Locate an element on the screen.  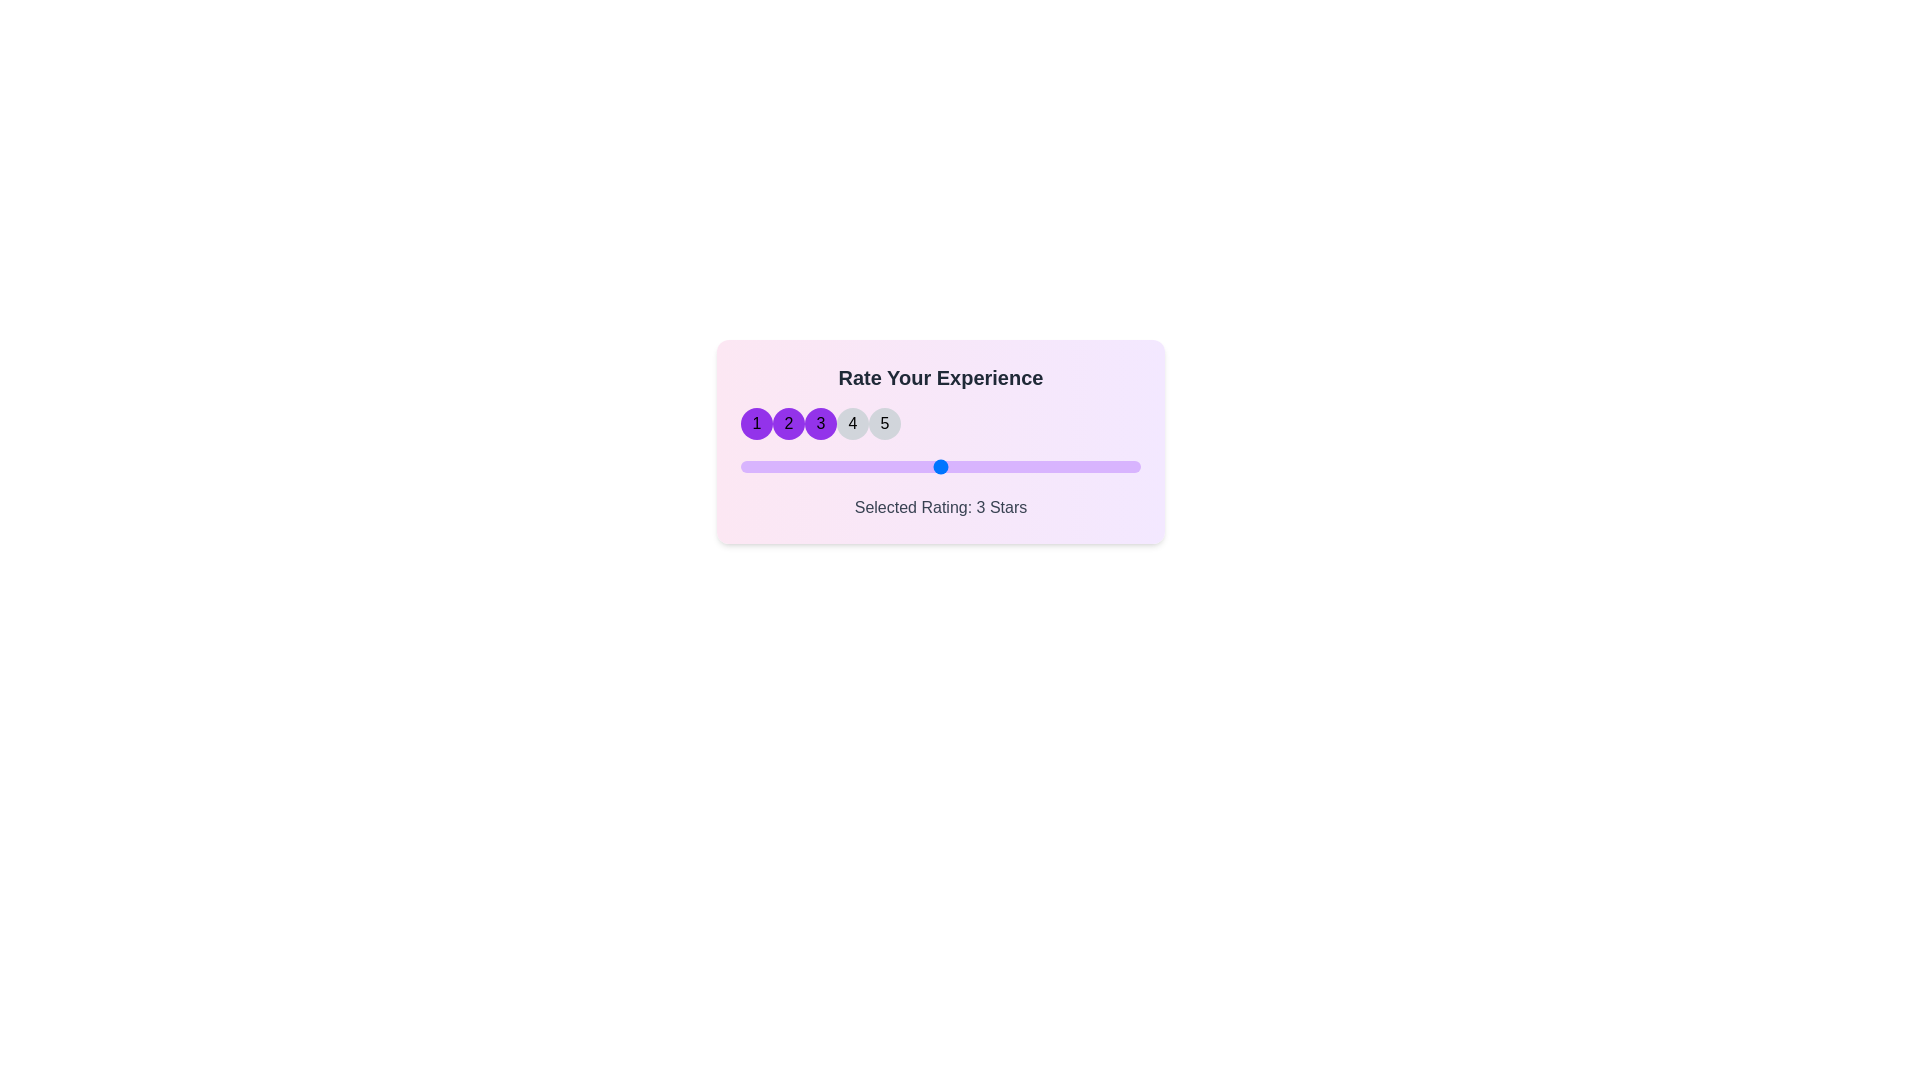
the star corresponding to 5 to set the rating is located at coordinates (883, 423).